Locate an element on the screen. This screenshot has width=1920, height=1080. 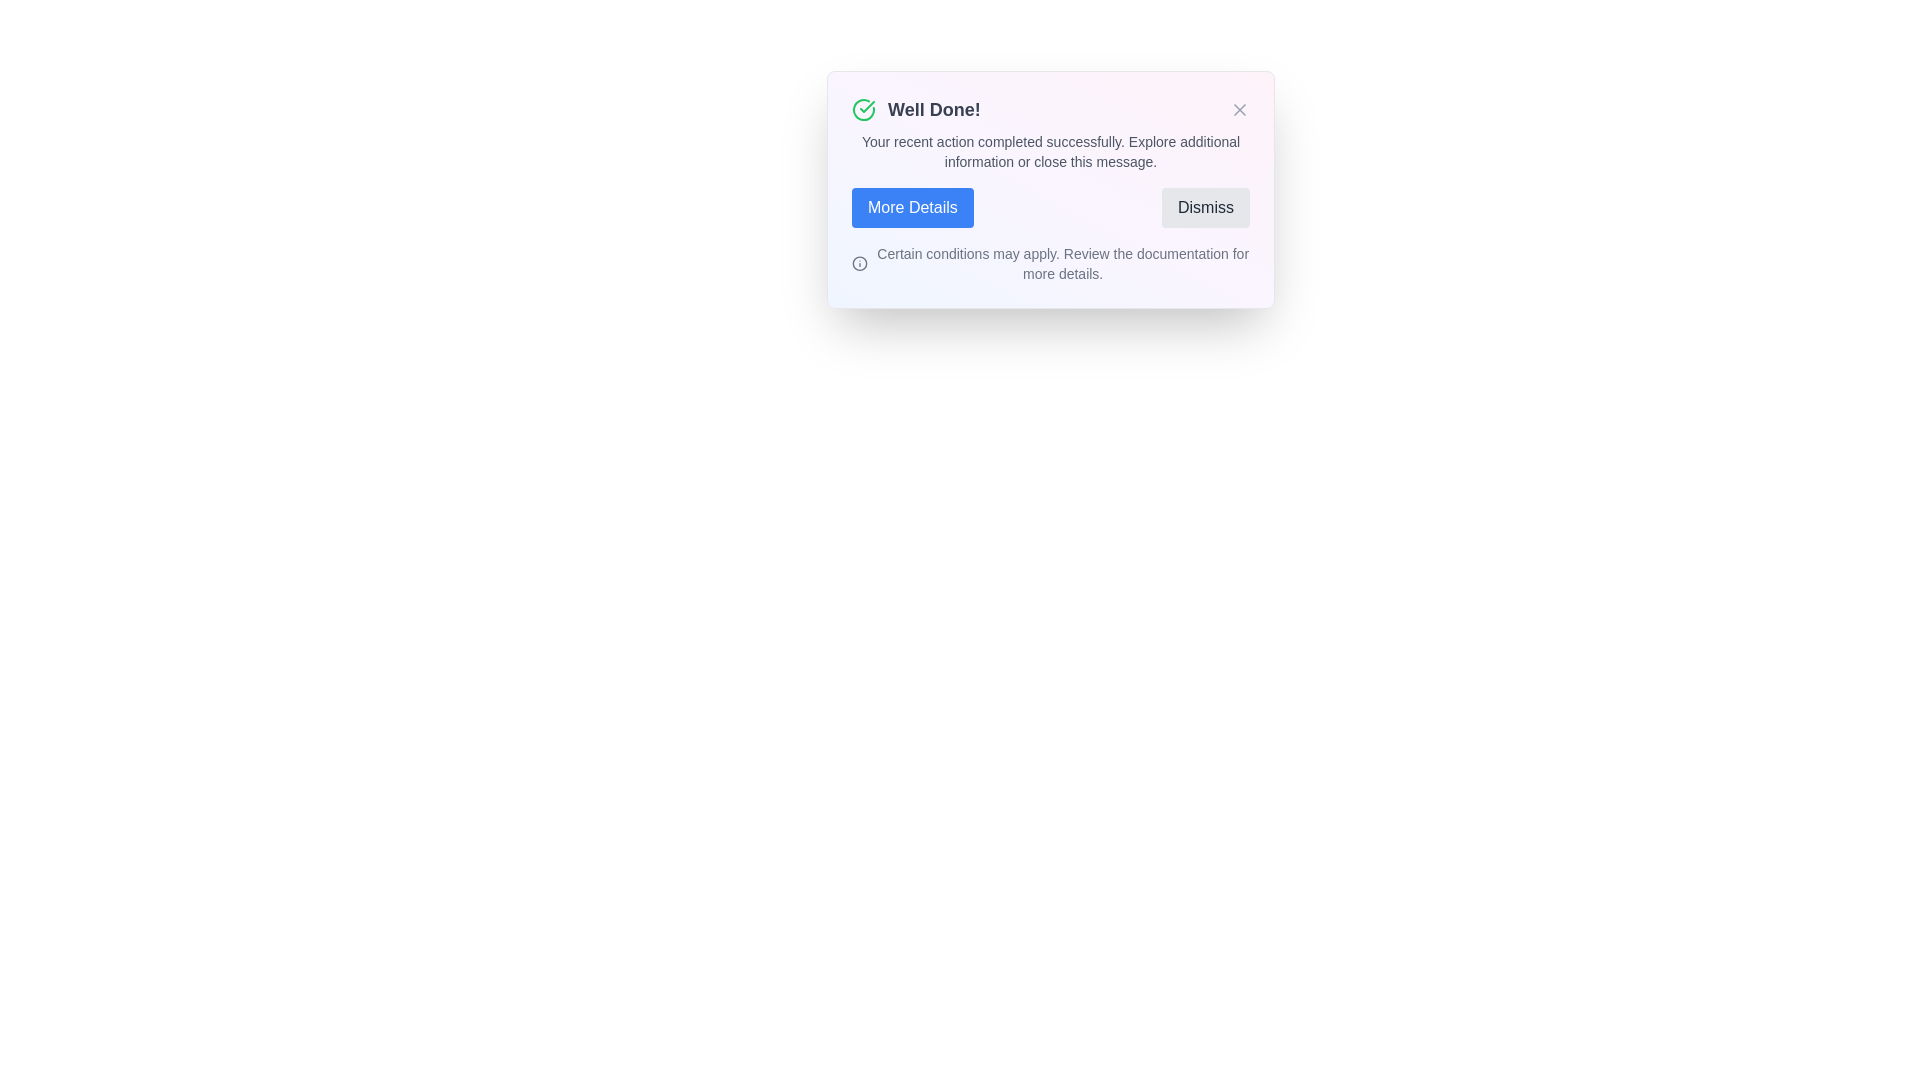
the 'More Details' button is located at coordinates (911, 208).